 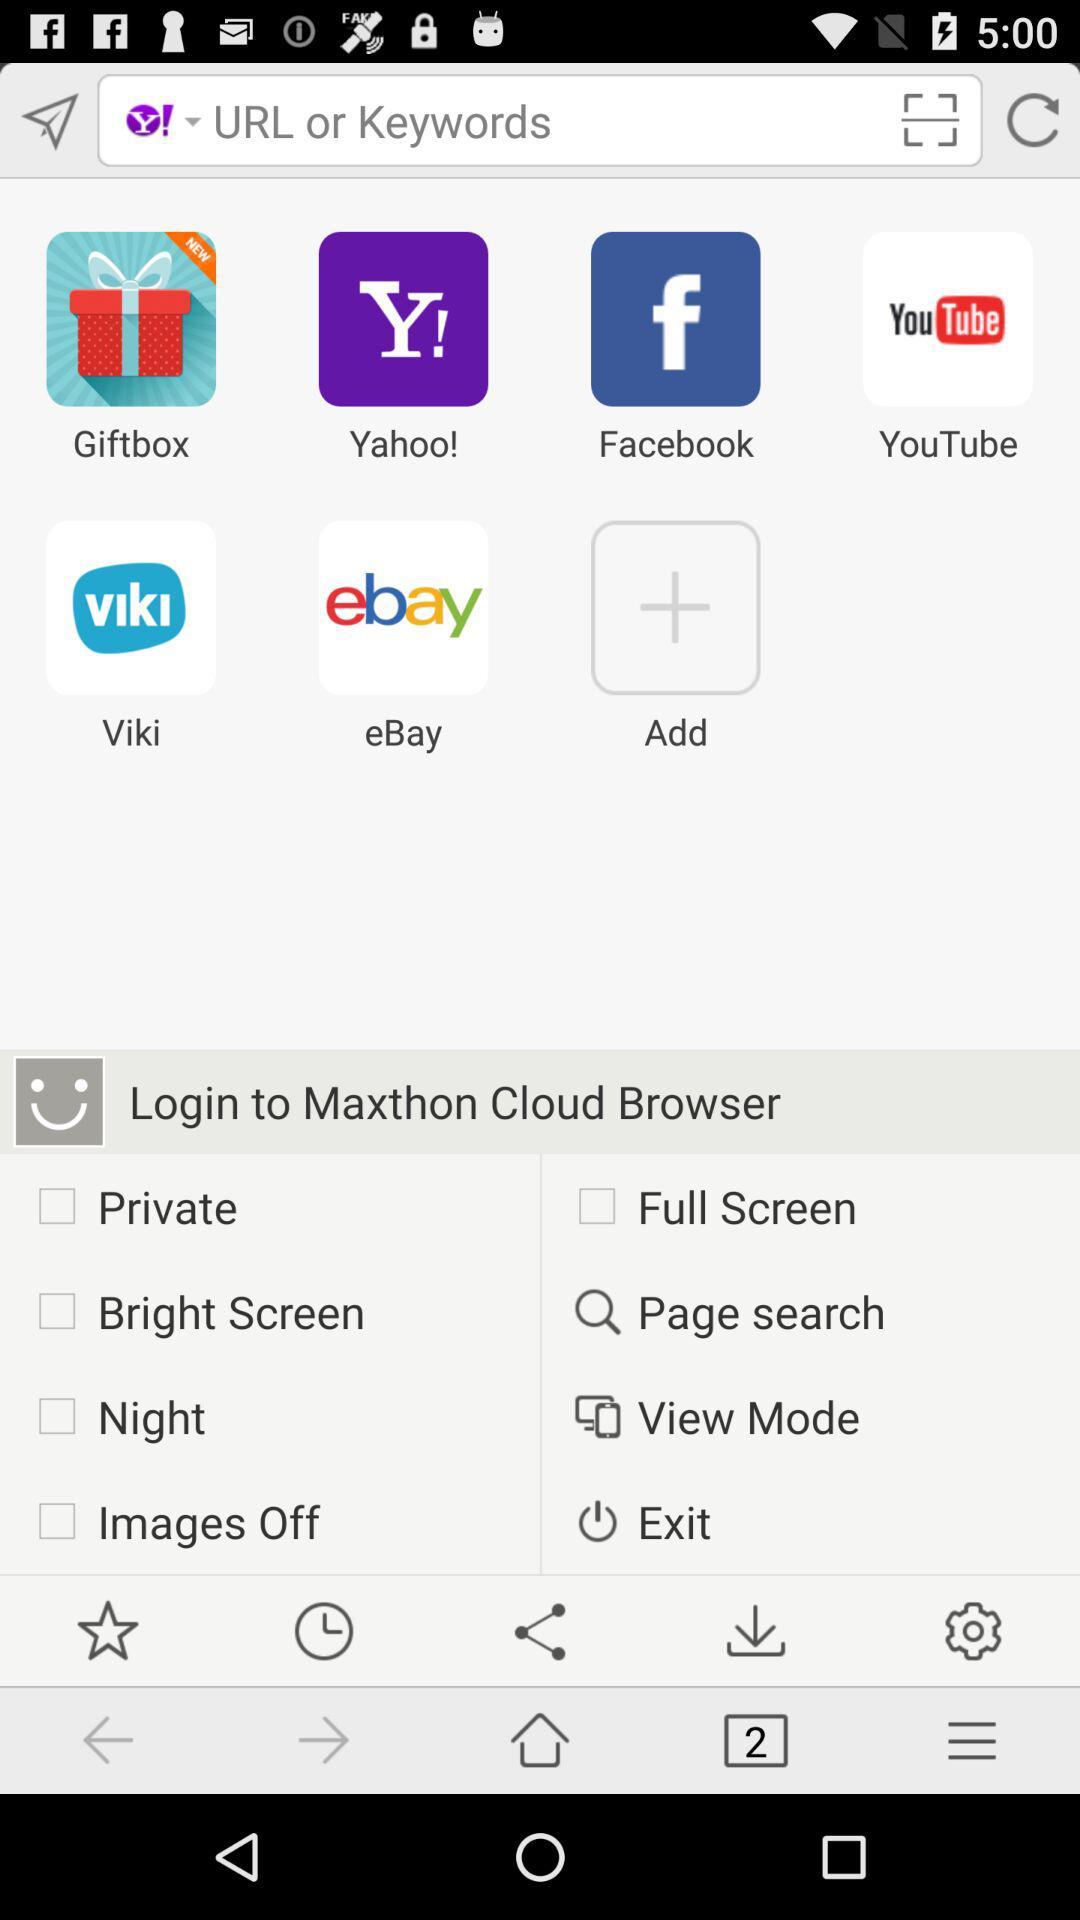 What do you see at coordinates (540, 1744) in the screenshot?
I see `the share icon` at bounding box center [540, 1744].